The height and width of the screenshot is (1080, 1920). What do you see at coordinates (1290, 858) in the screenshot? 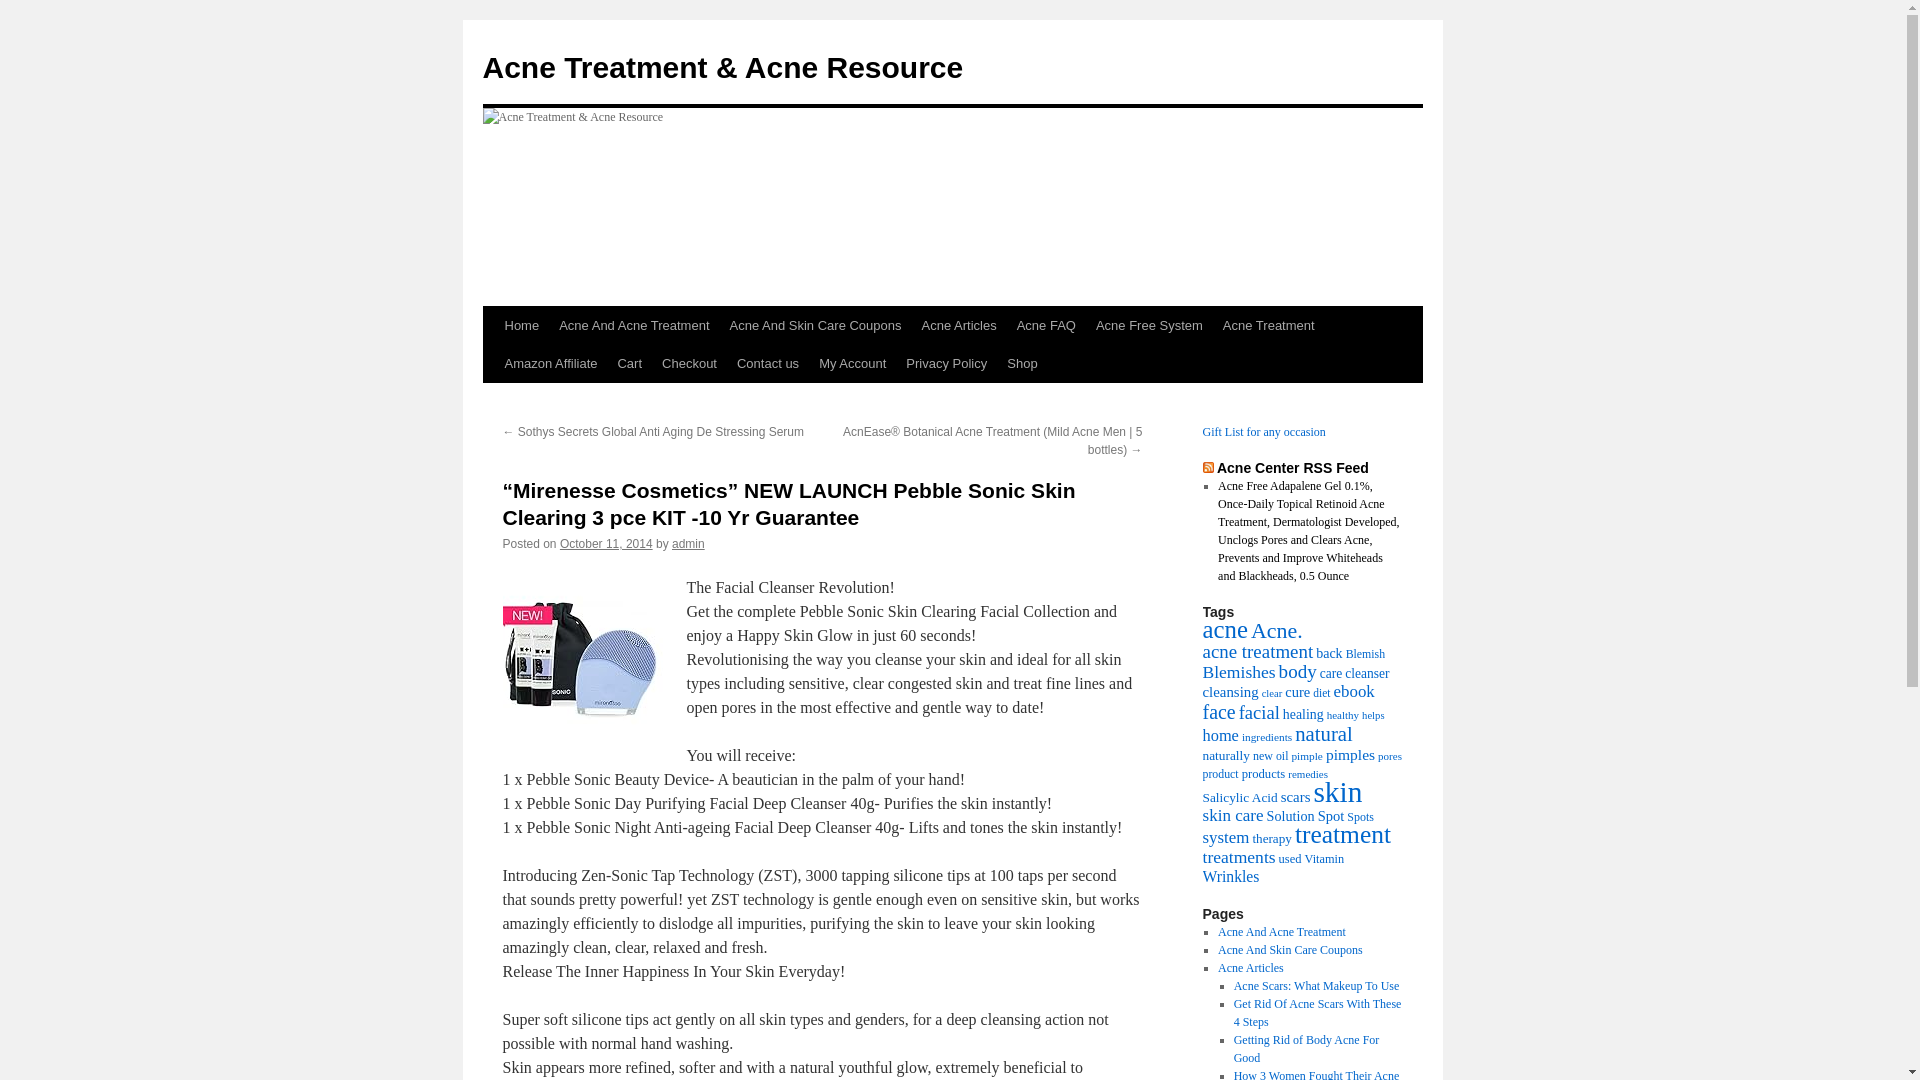
I see `'used'` at bounding box center [1290, 858].